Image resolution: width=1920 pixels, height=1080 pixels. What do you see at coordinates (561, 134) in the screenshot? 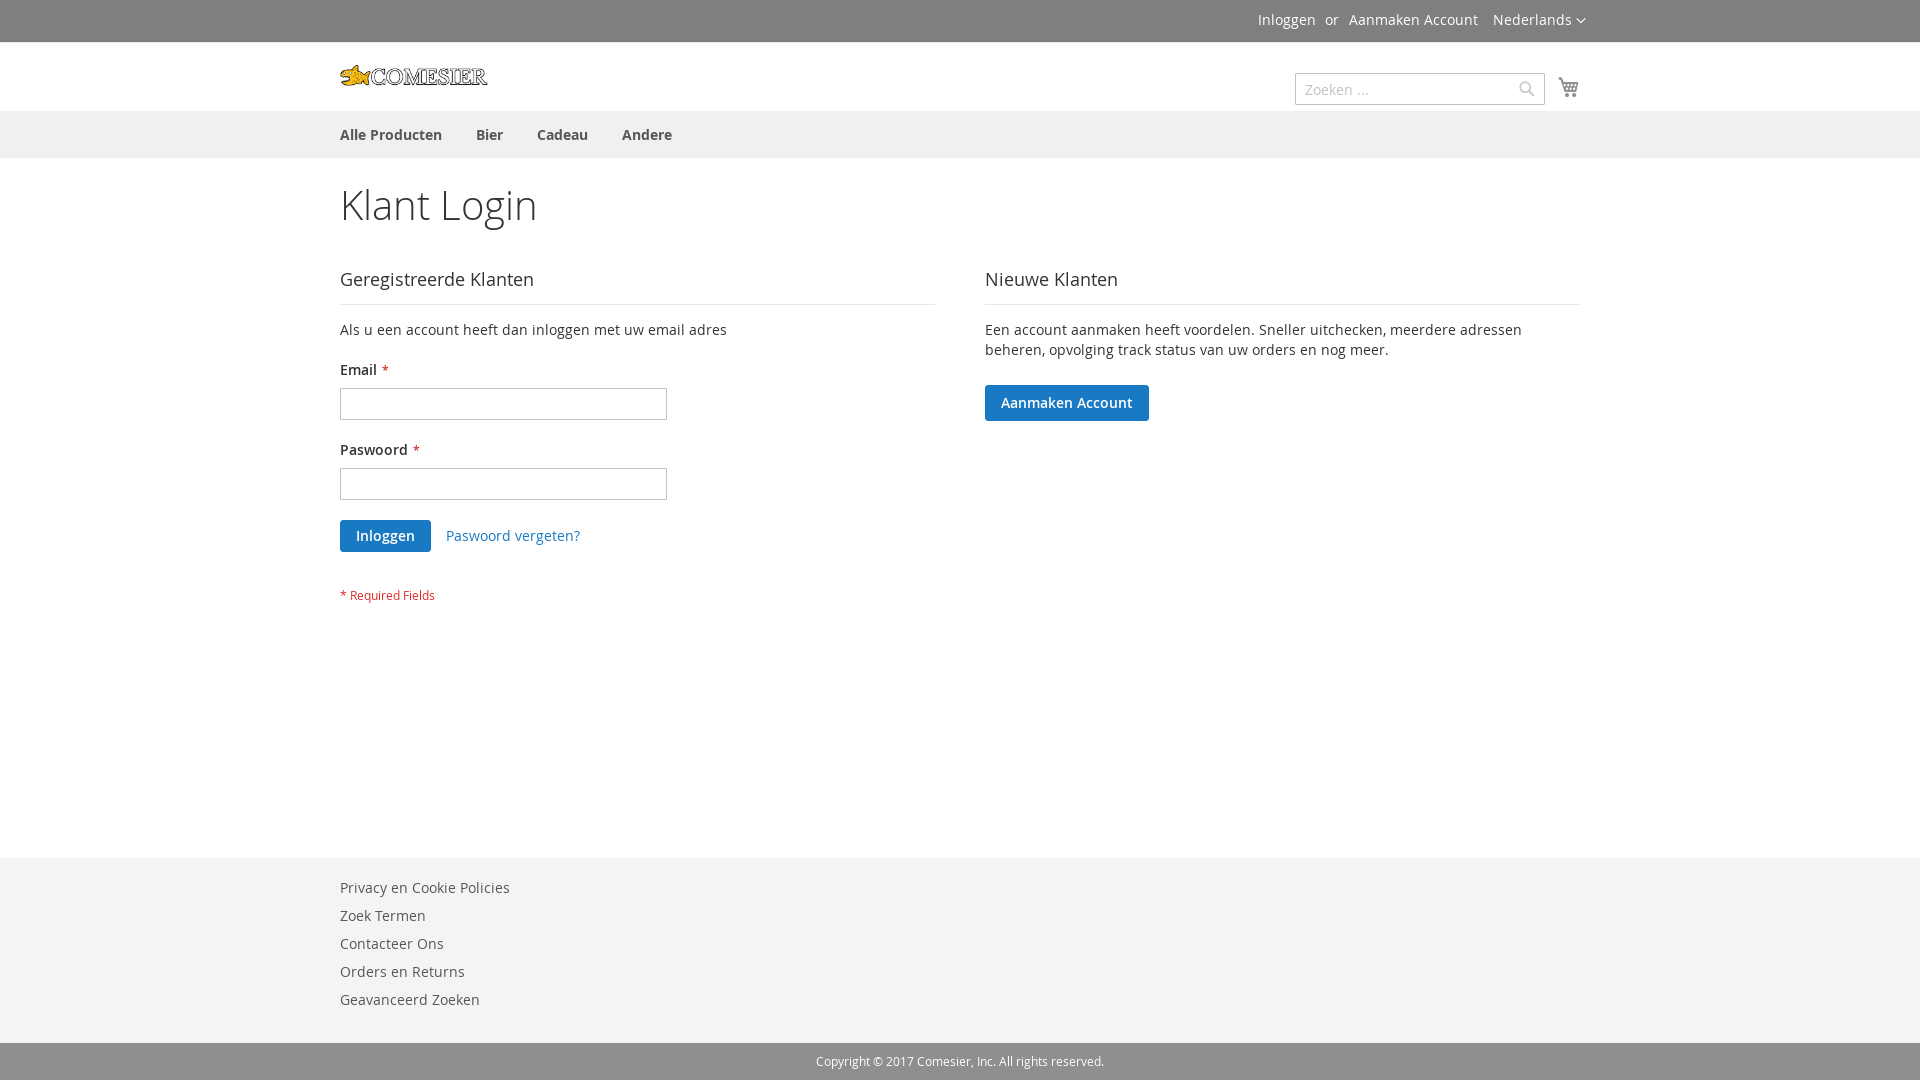
I see `'Cadeau'` at bounding box center [561, 134].